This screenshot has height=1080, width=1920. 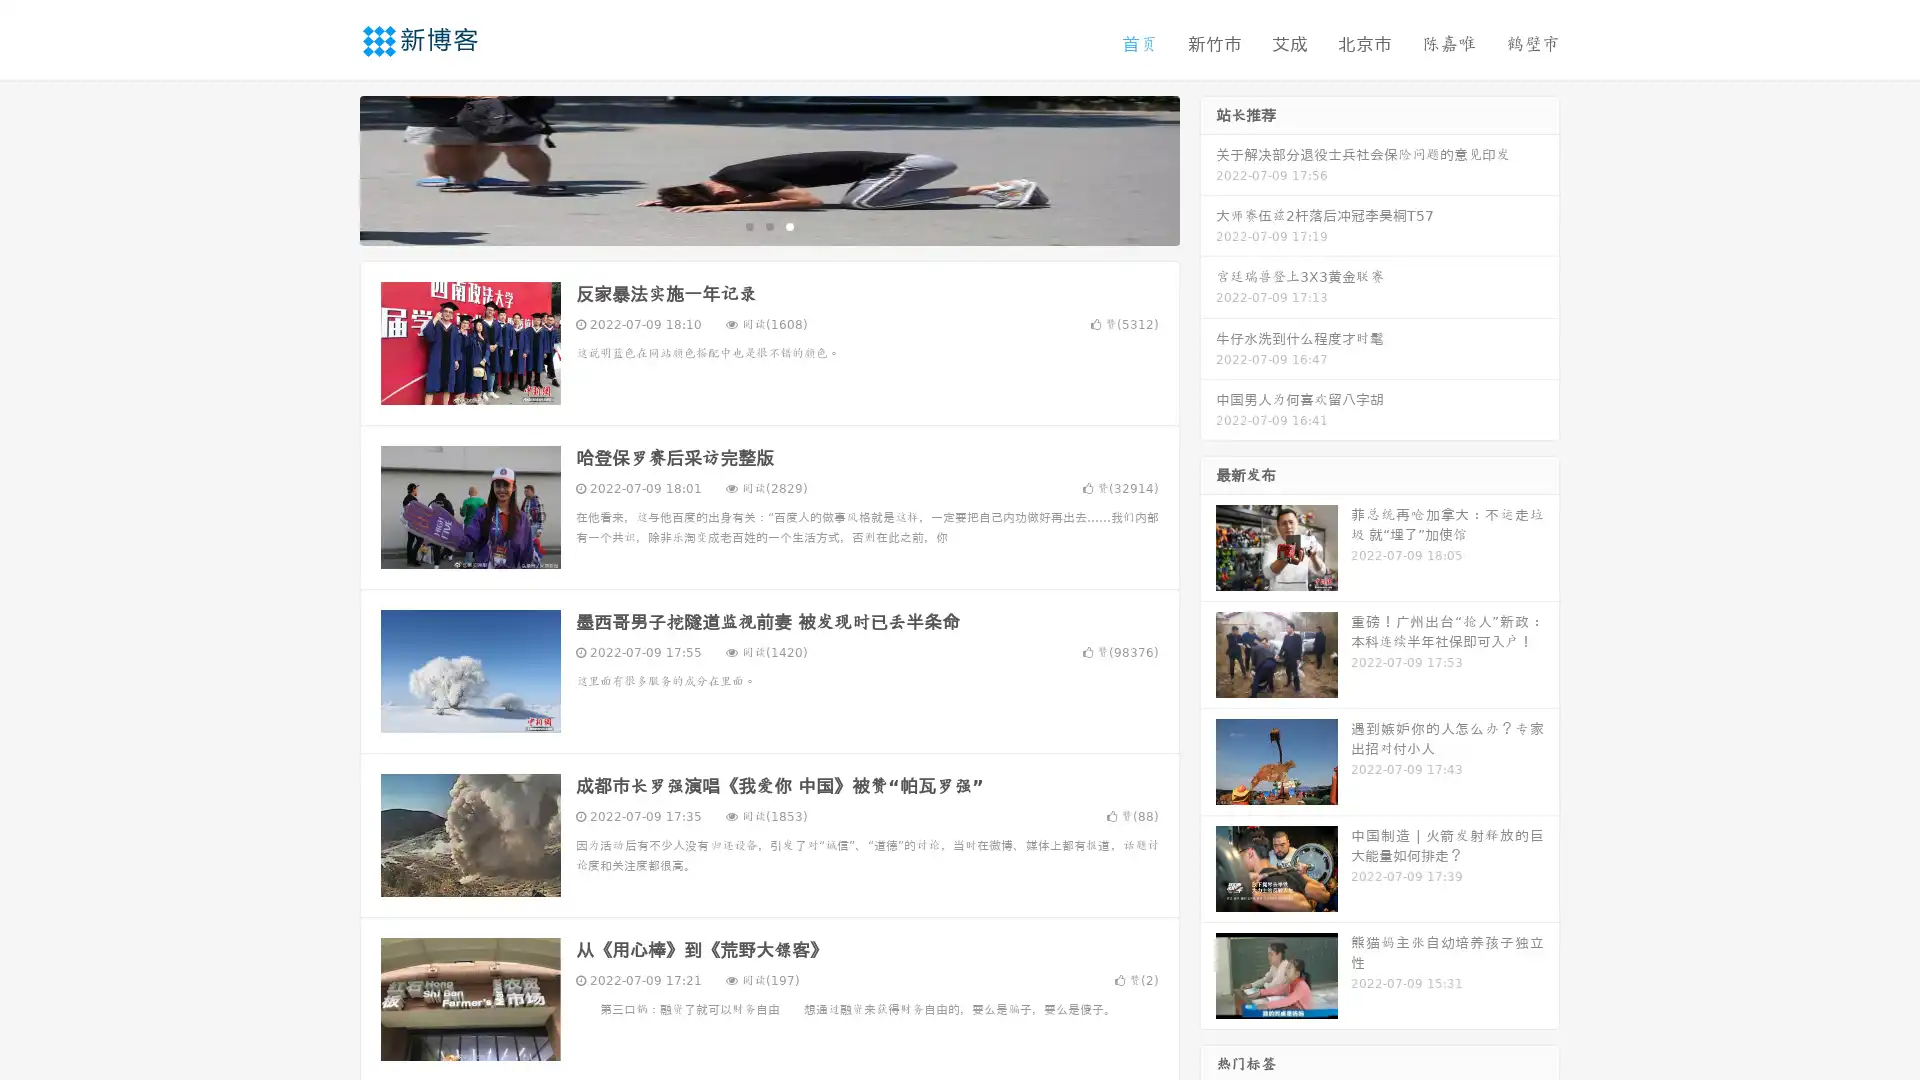 What do you see at coordinates (330, 168) in the screenshot?
I see `Previous slide` at bounding box center [330, 168].